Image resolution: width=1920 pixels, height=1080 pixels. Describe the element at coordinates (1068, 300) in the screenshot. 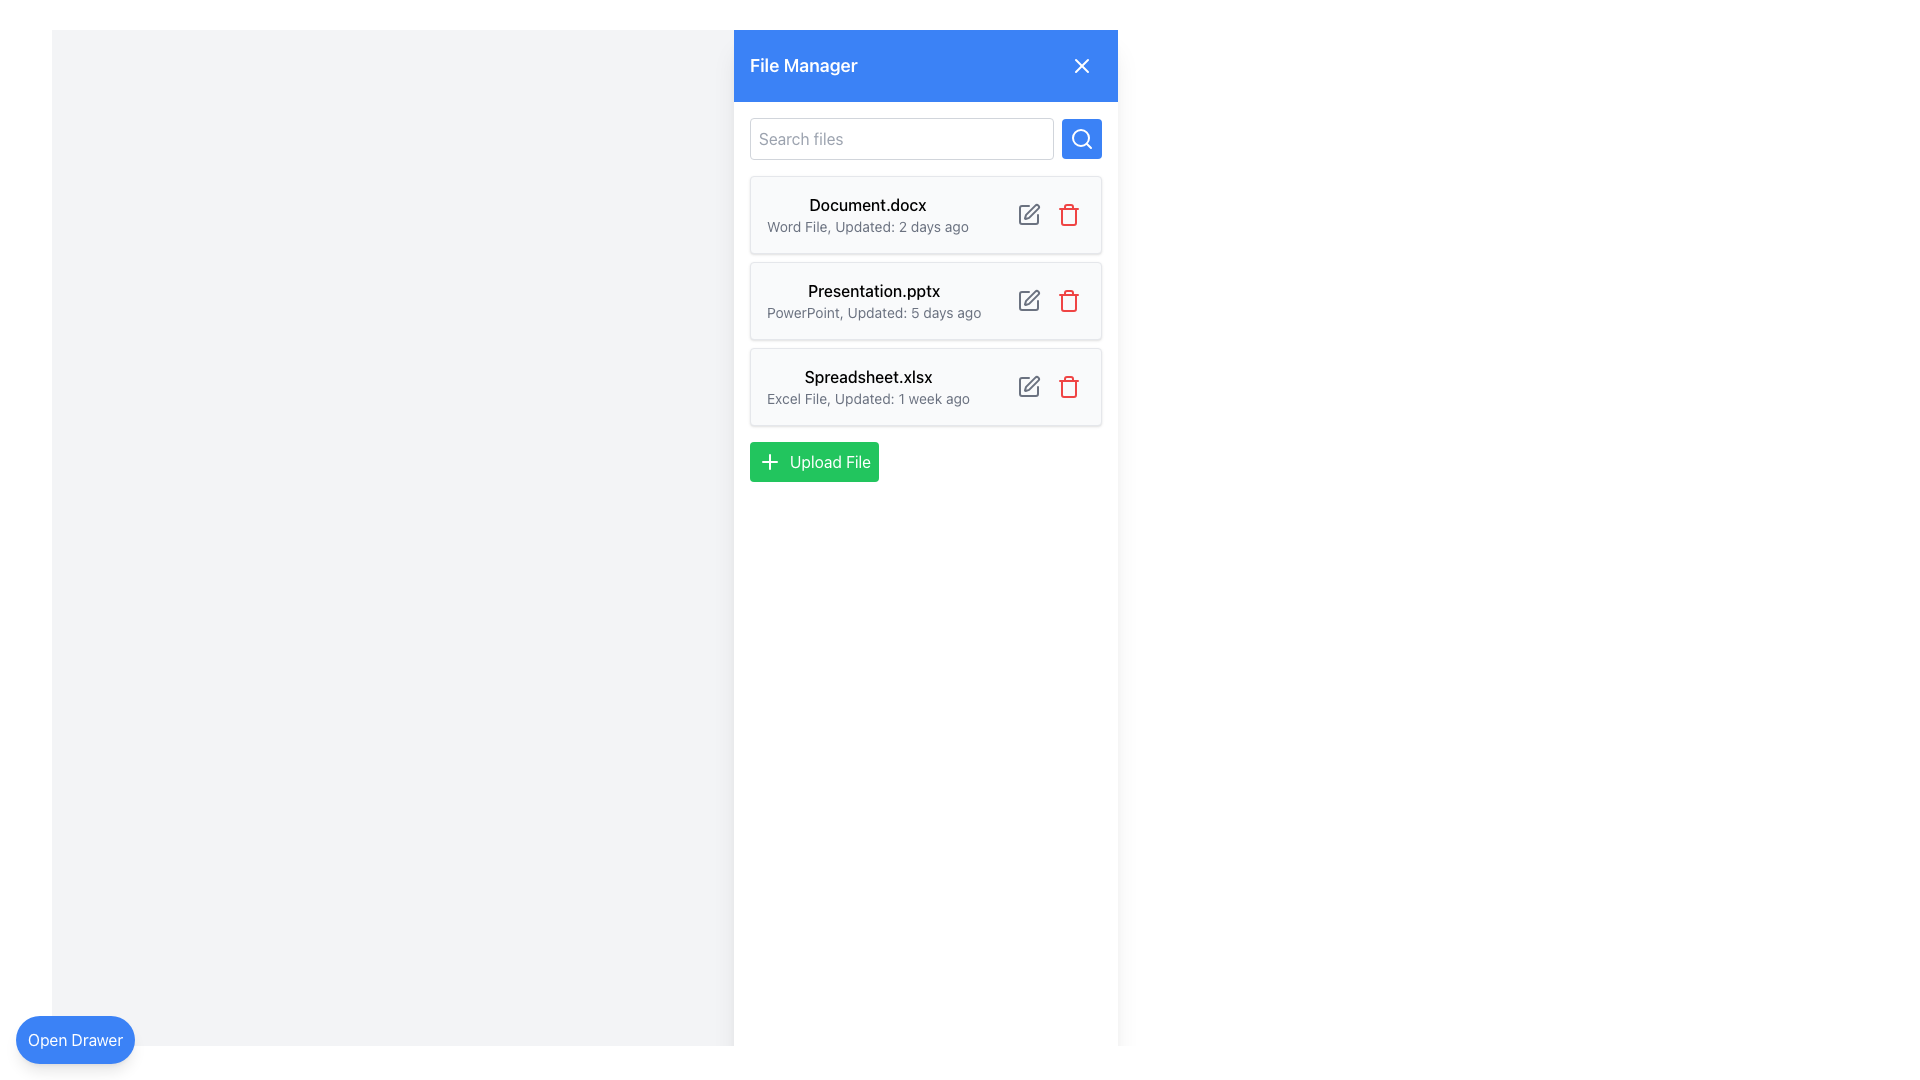

I see `the delete icon button located at the rightmost position of the file controls, which allows users` at that location.